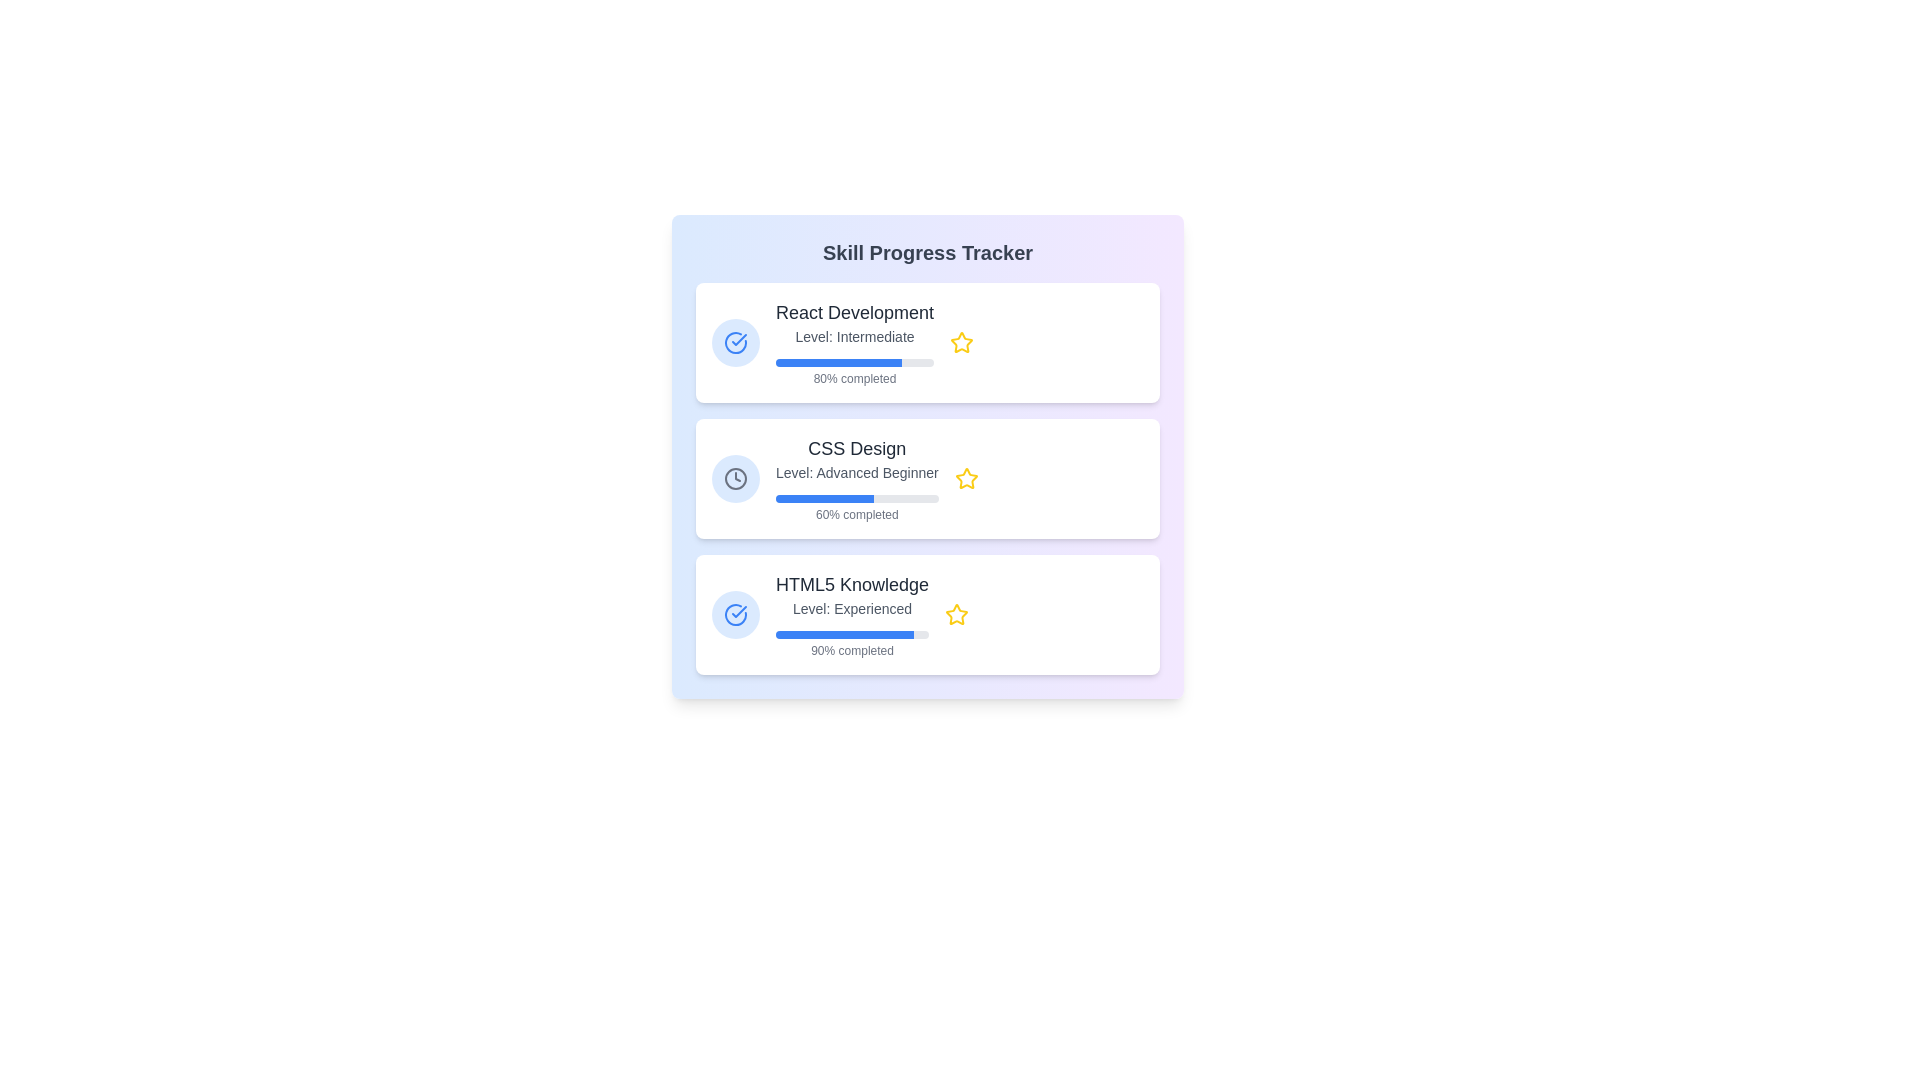 Image resolution: width=1920 pixels, height=1080 pixels. Describe the element at coordinates (857, 514) in the screenshot. I see `percentage value displayed in the Text Label indicating the completion percentage for the CSS Design skill, located below the progress bar in the Skill Progress Tracker interface` at that location.